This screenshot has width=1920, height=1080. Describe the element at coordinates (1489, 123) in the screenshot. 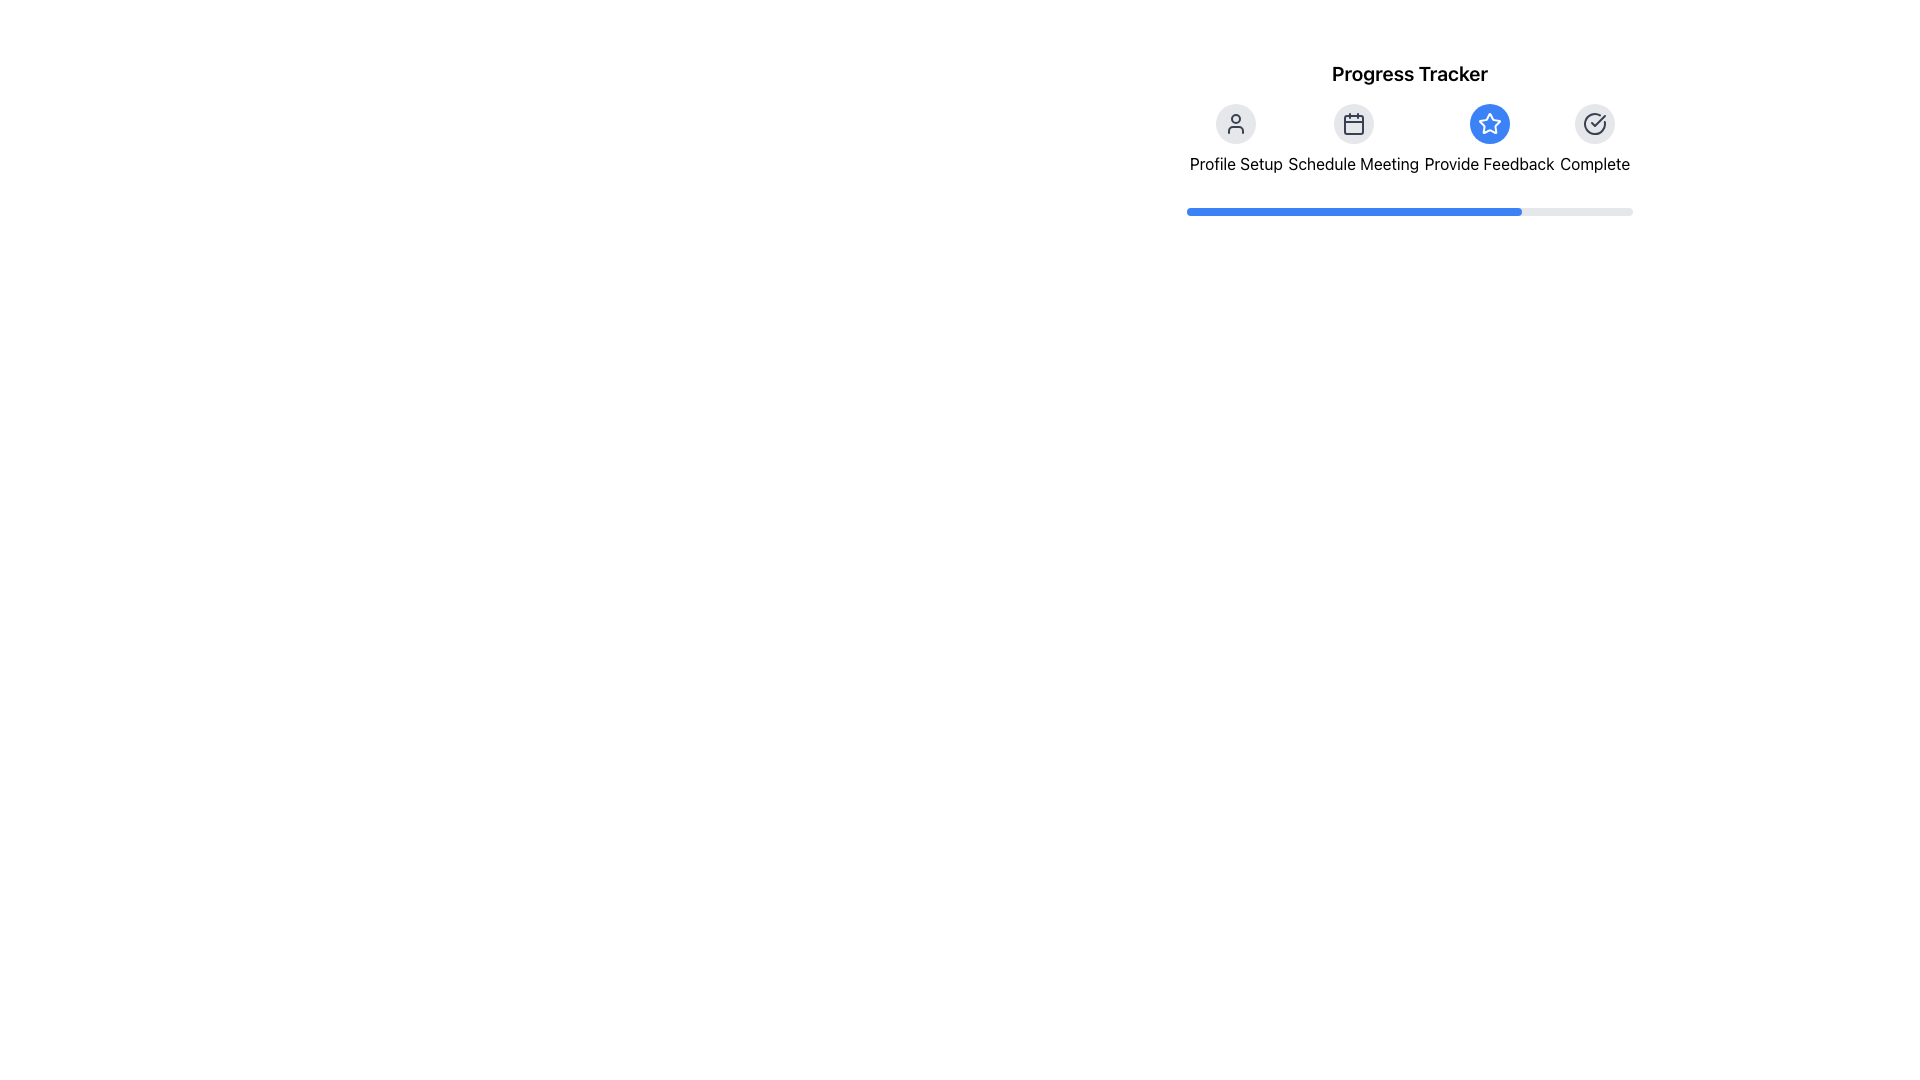

I see `the 'Provide Feedback' icon, which is the third icon in a row of interactive buttons indicating the progress in the process flow` at that location.